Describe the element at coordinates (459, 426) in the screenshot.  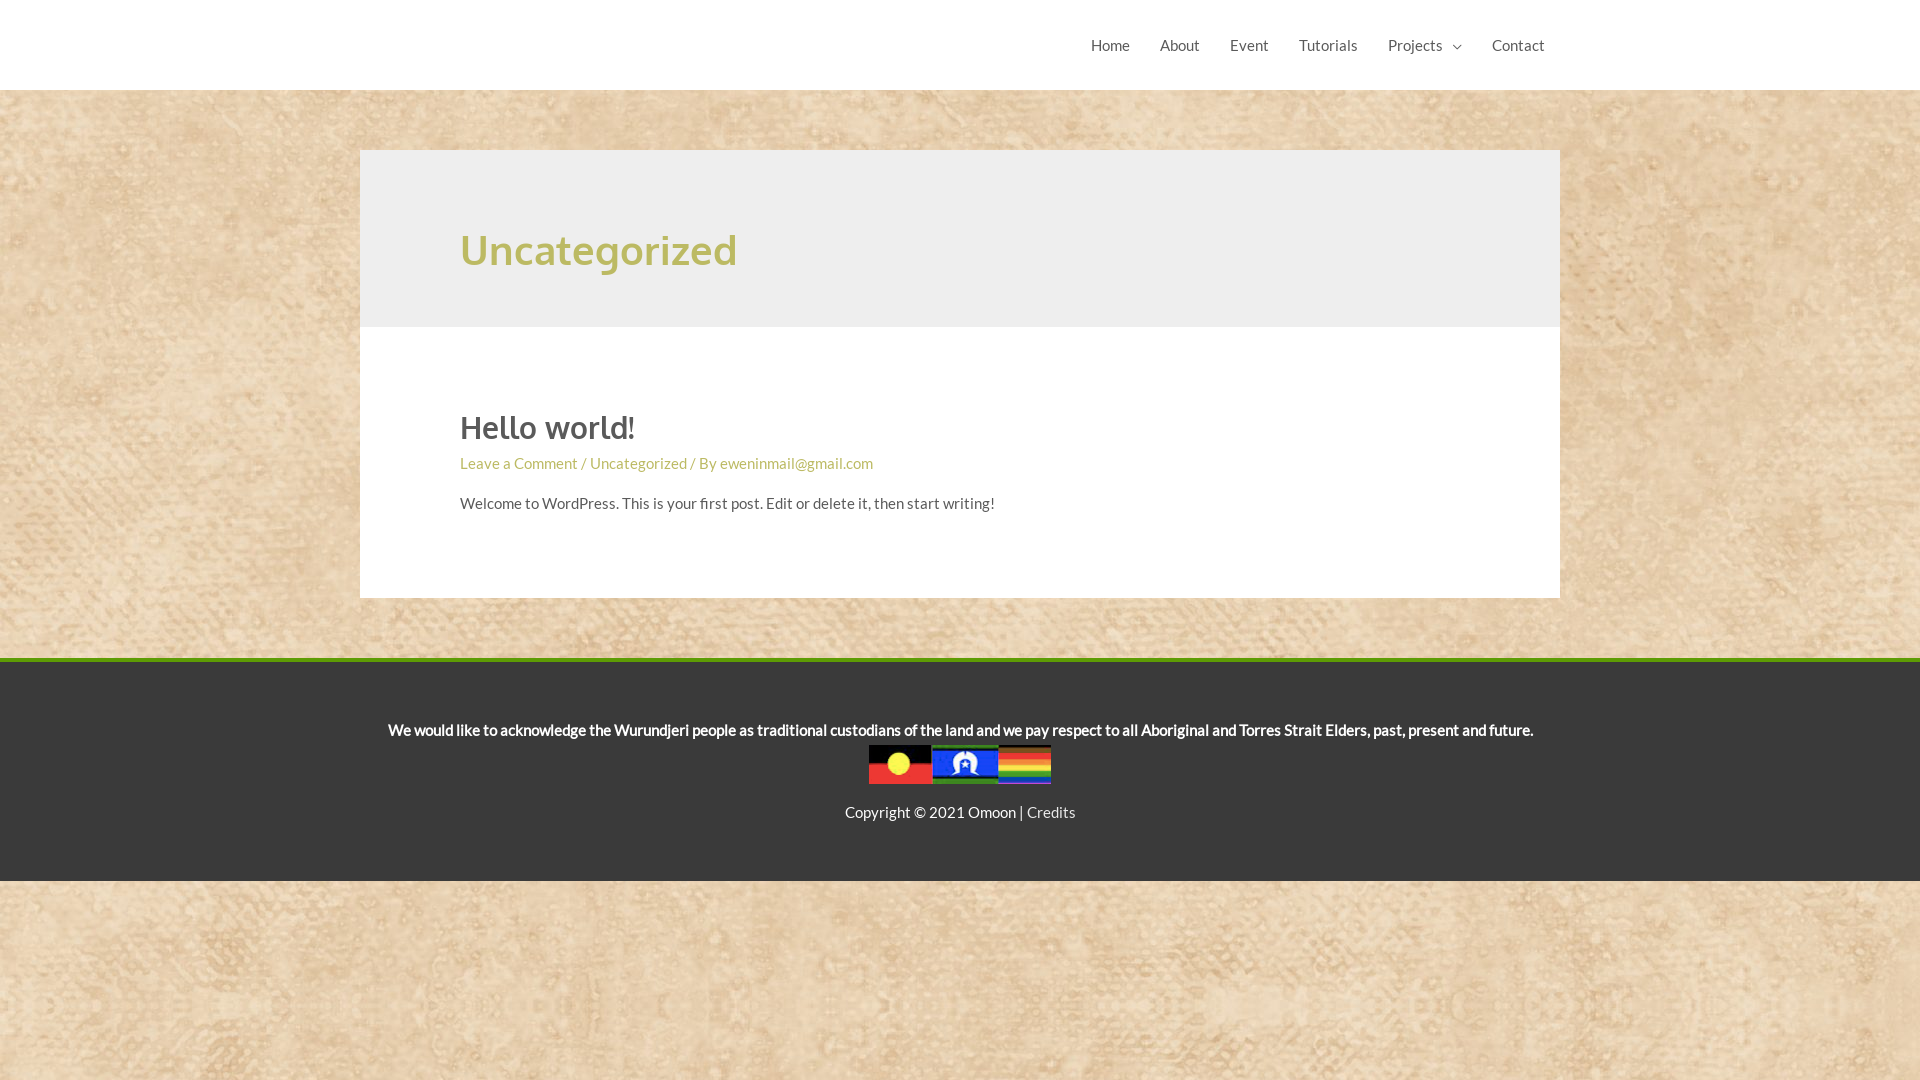
I see `'Hello world!'` at that location.